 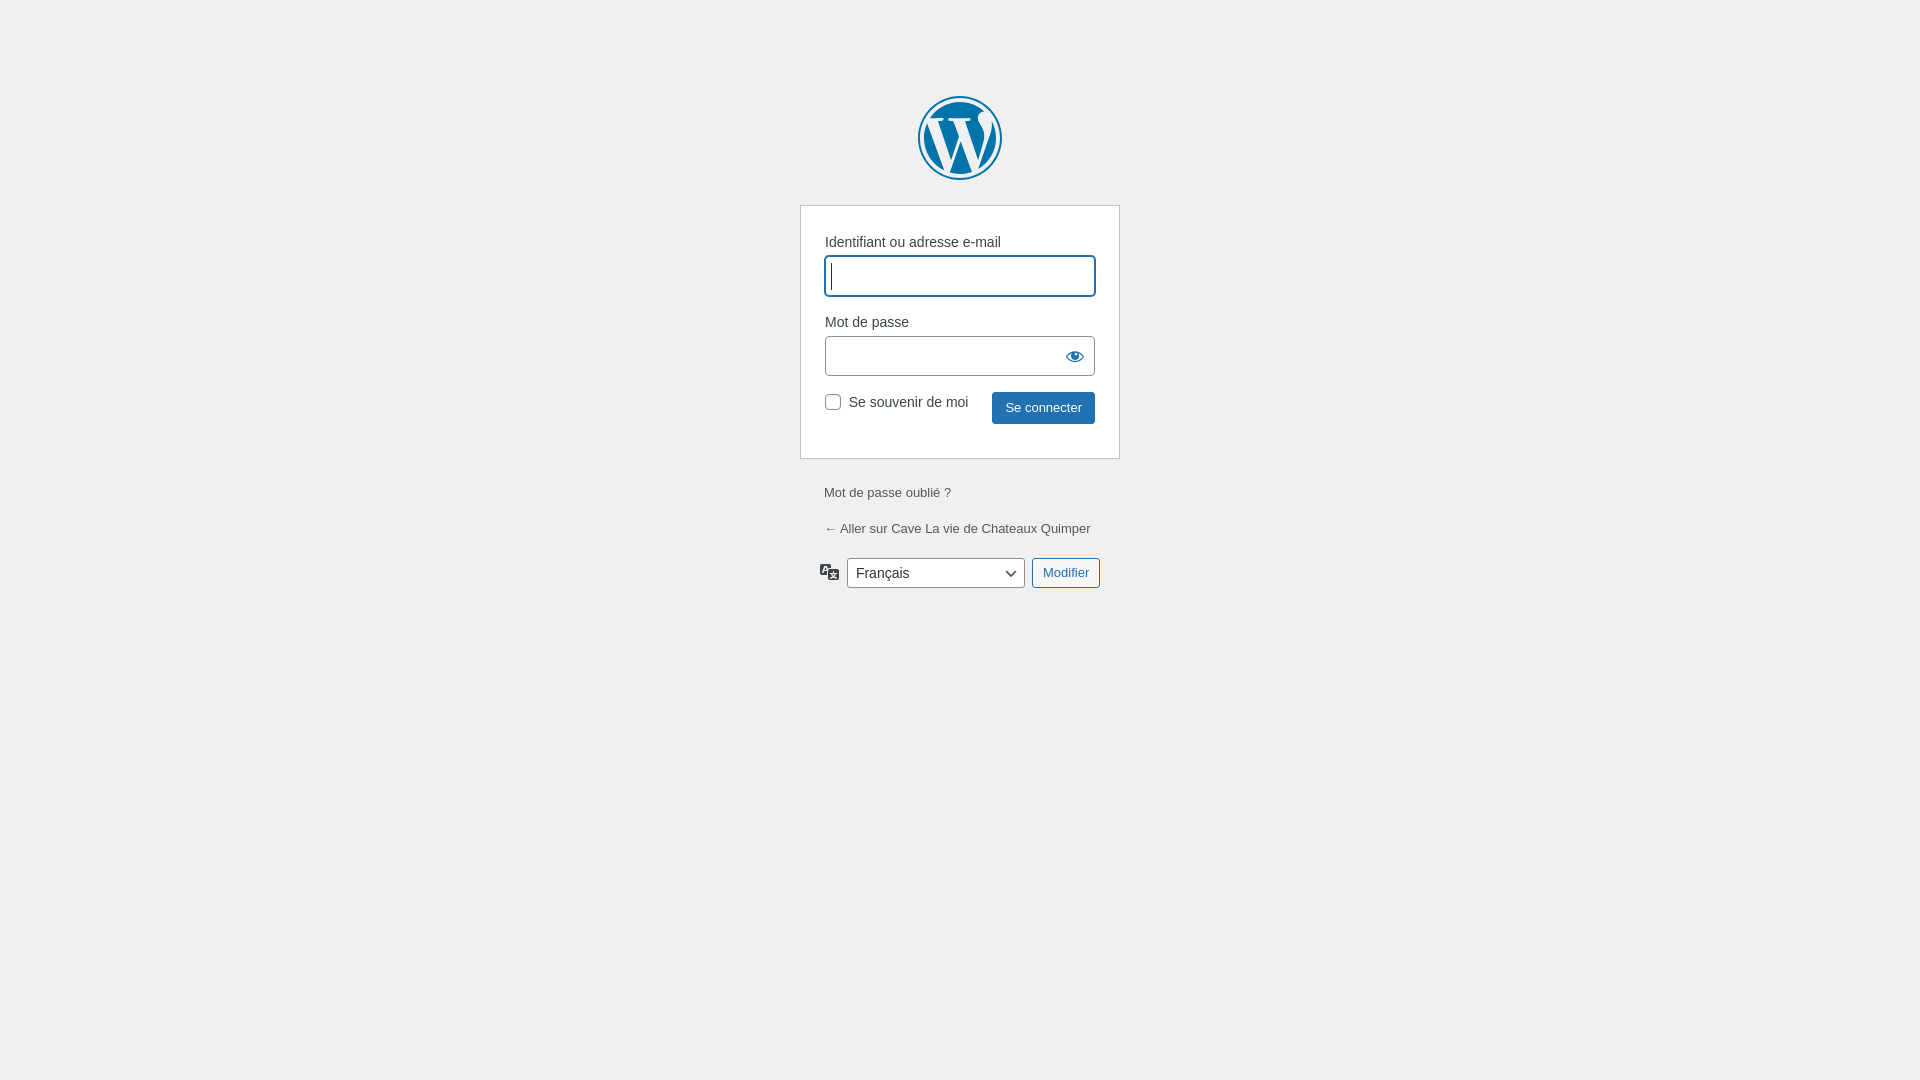 What do you see at coordinates (1042, 407) in the screenshot?
I see `'Se connecter'` at bounding box center [1042, 407].